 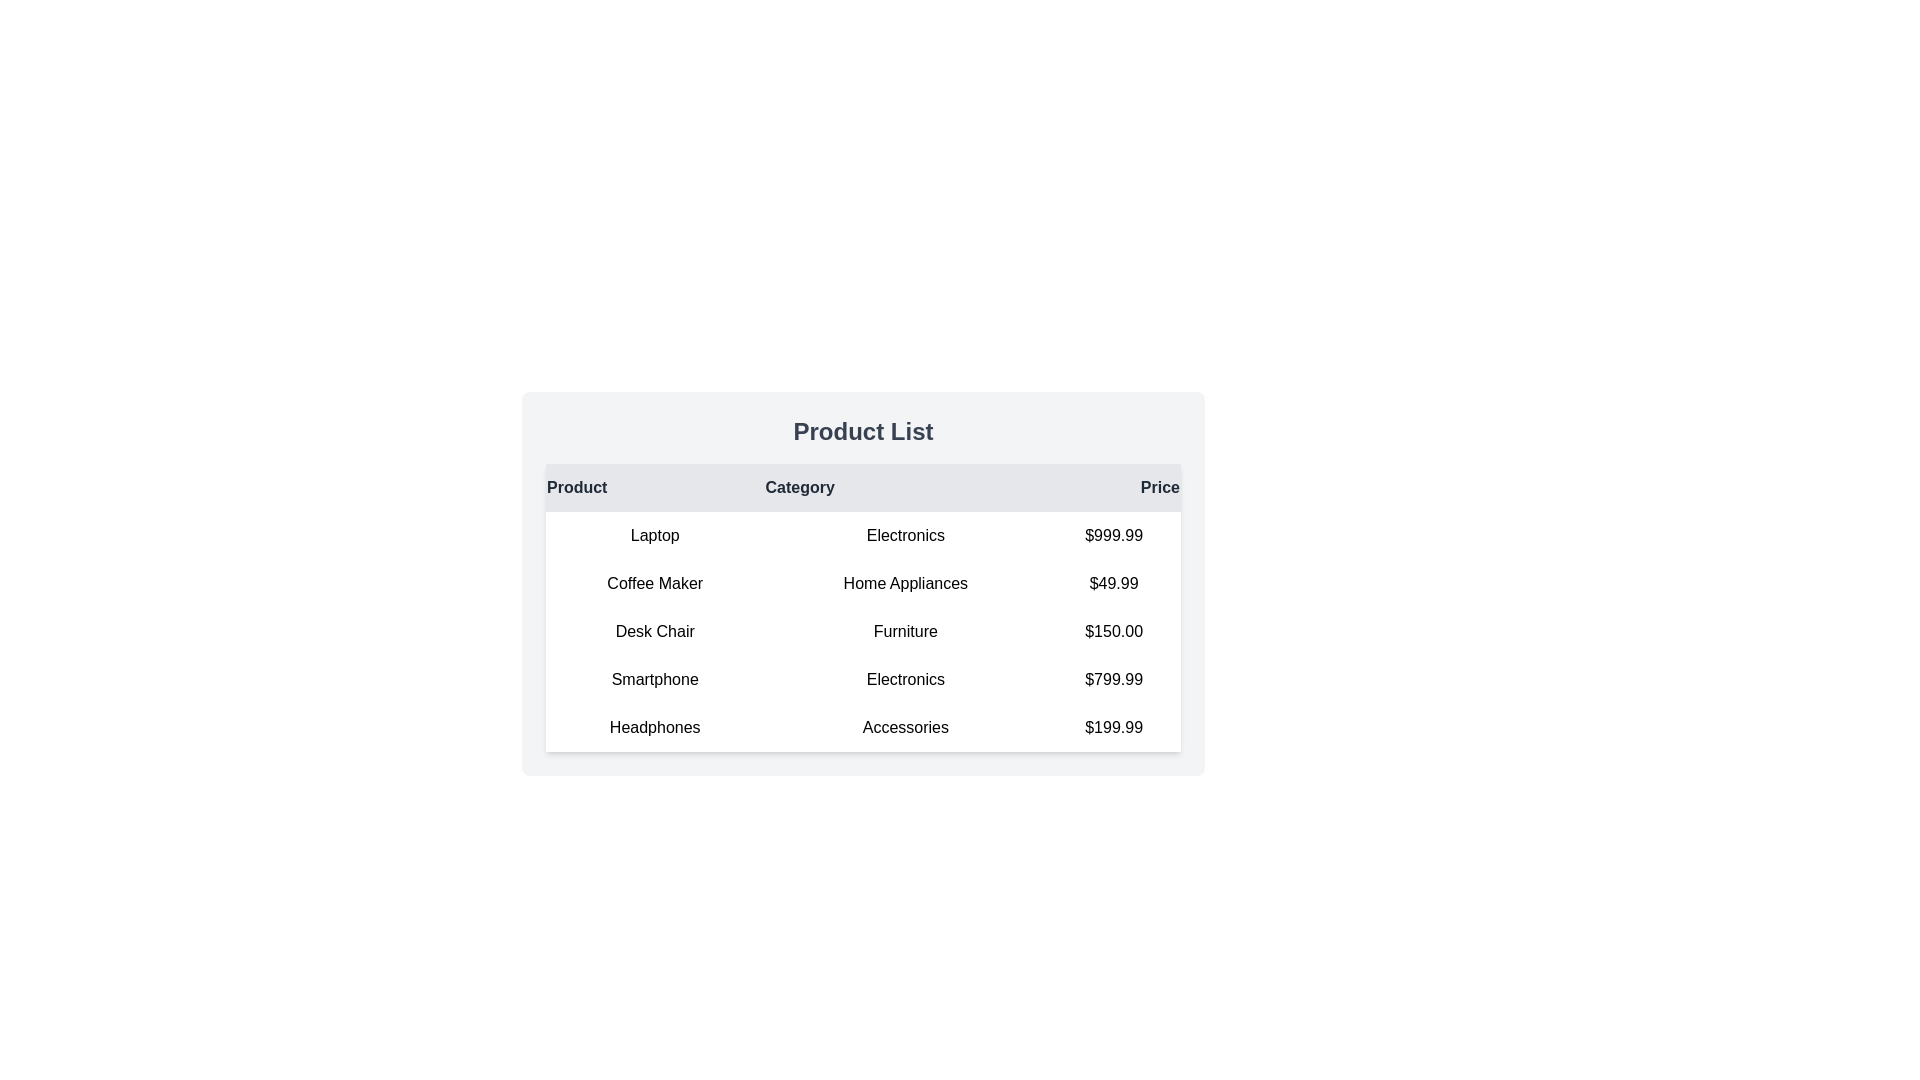 What do you see at coordinates (904, 583) in the screenshot?
I see `the 'Coffee Maker' category text display element located in the second row of the table under the 'Category' column, which is the second element between 'Coffee Maker' on the left and '$49.99' on the right` at bounding box center [904, 583].